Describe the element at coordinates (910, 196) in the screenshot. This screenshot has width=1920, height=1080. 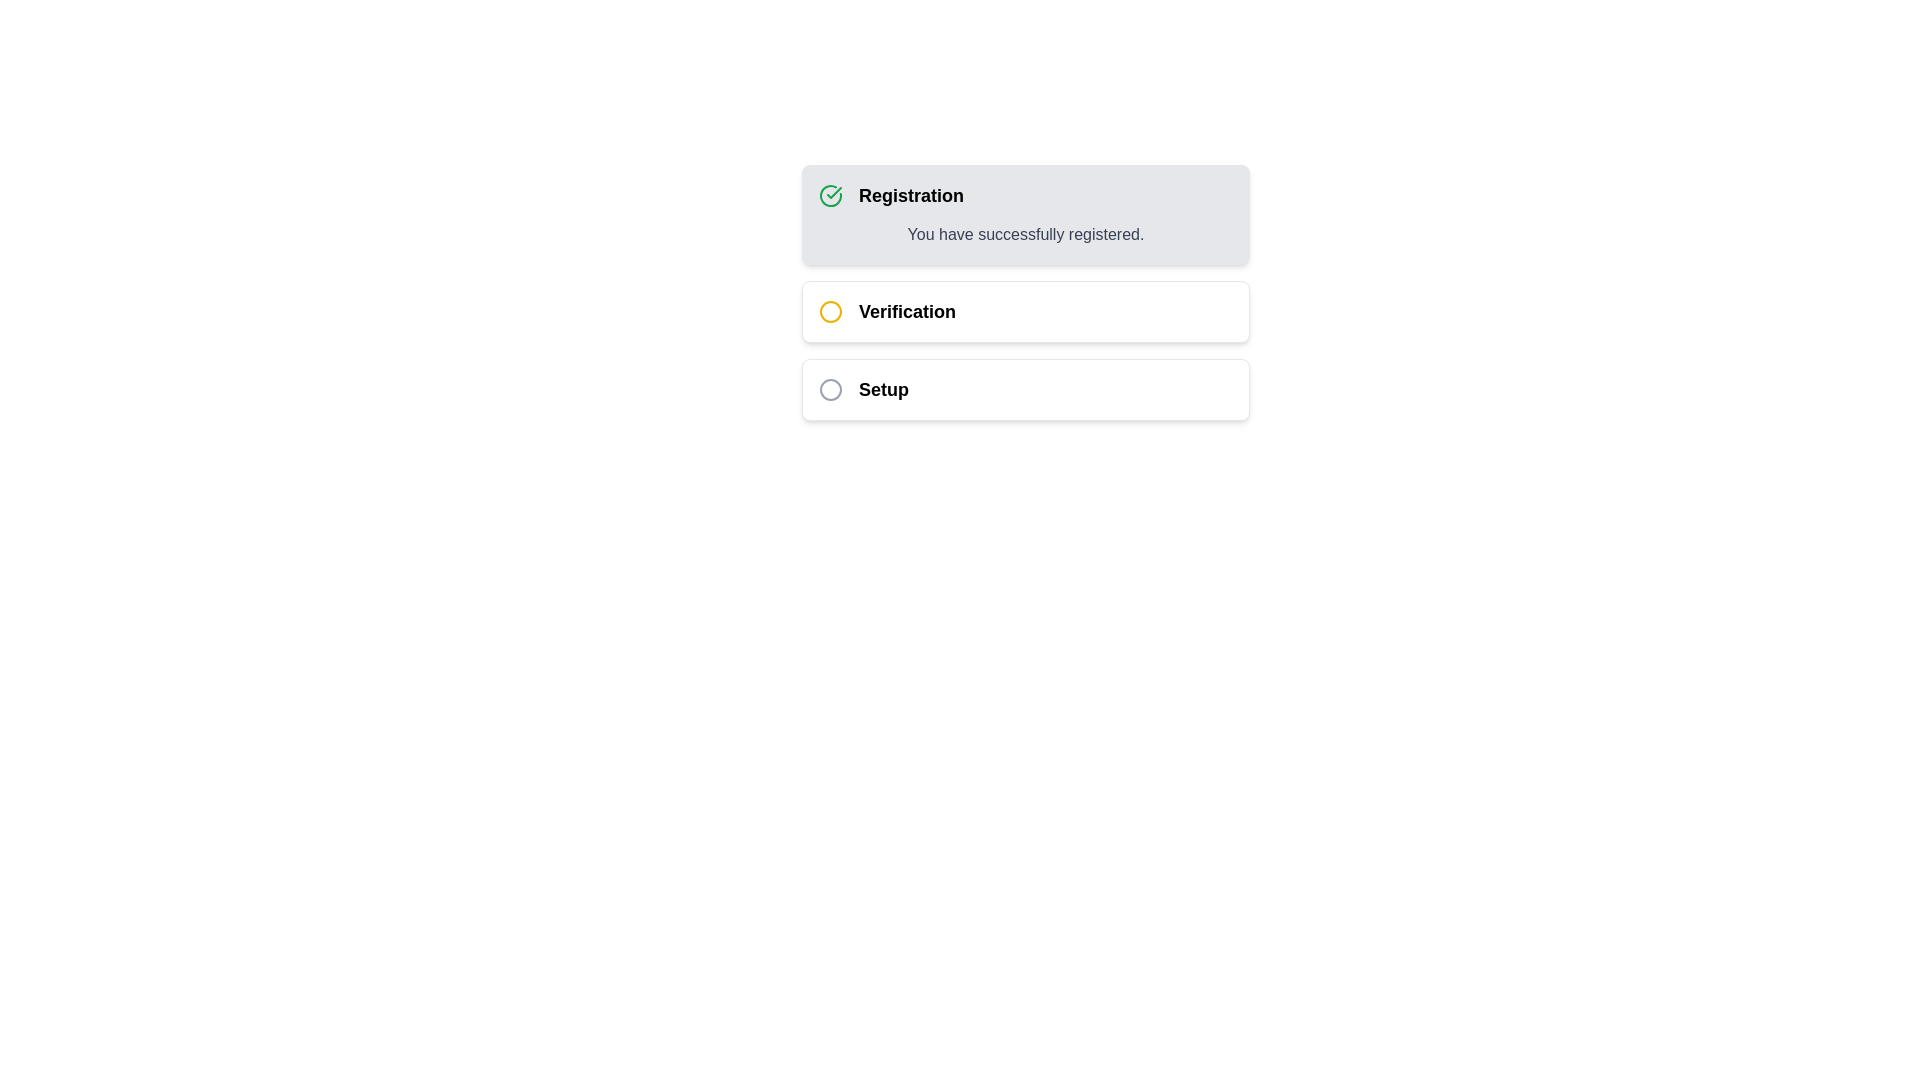
I see `the 'Registration' text label, which is bold and slightly larger, indicating a section in the process, positioned to the right of a green checkmark icon` at that location.